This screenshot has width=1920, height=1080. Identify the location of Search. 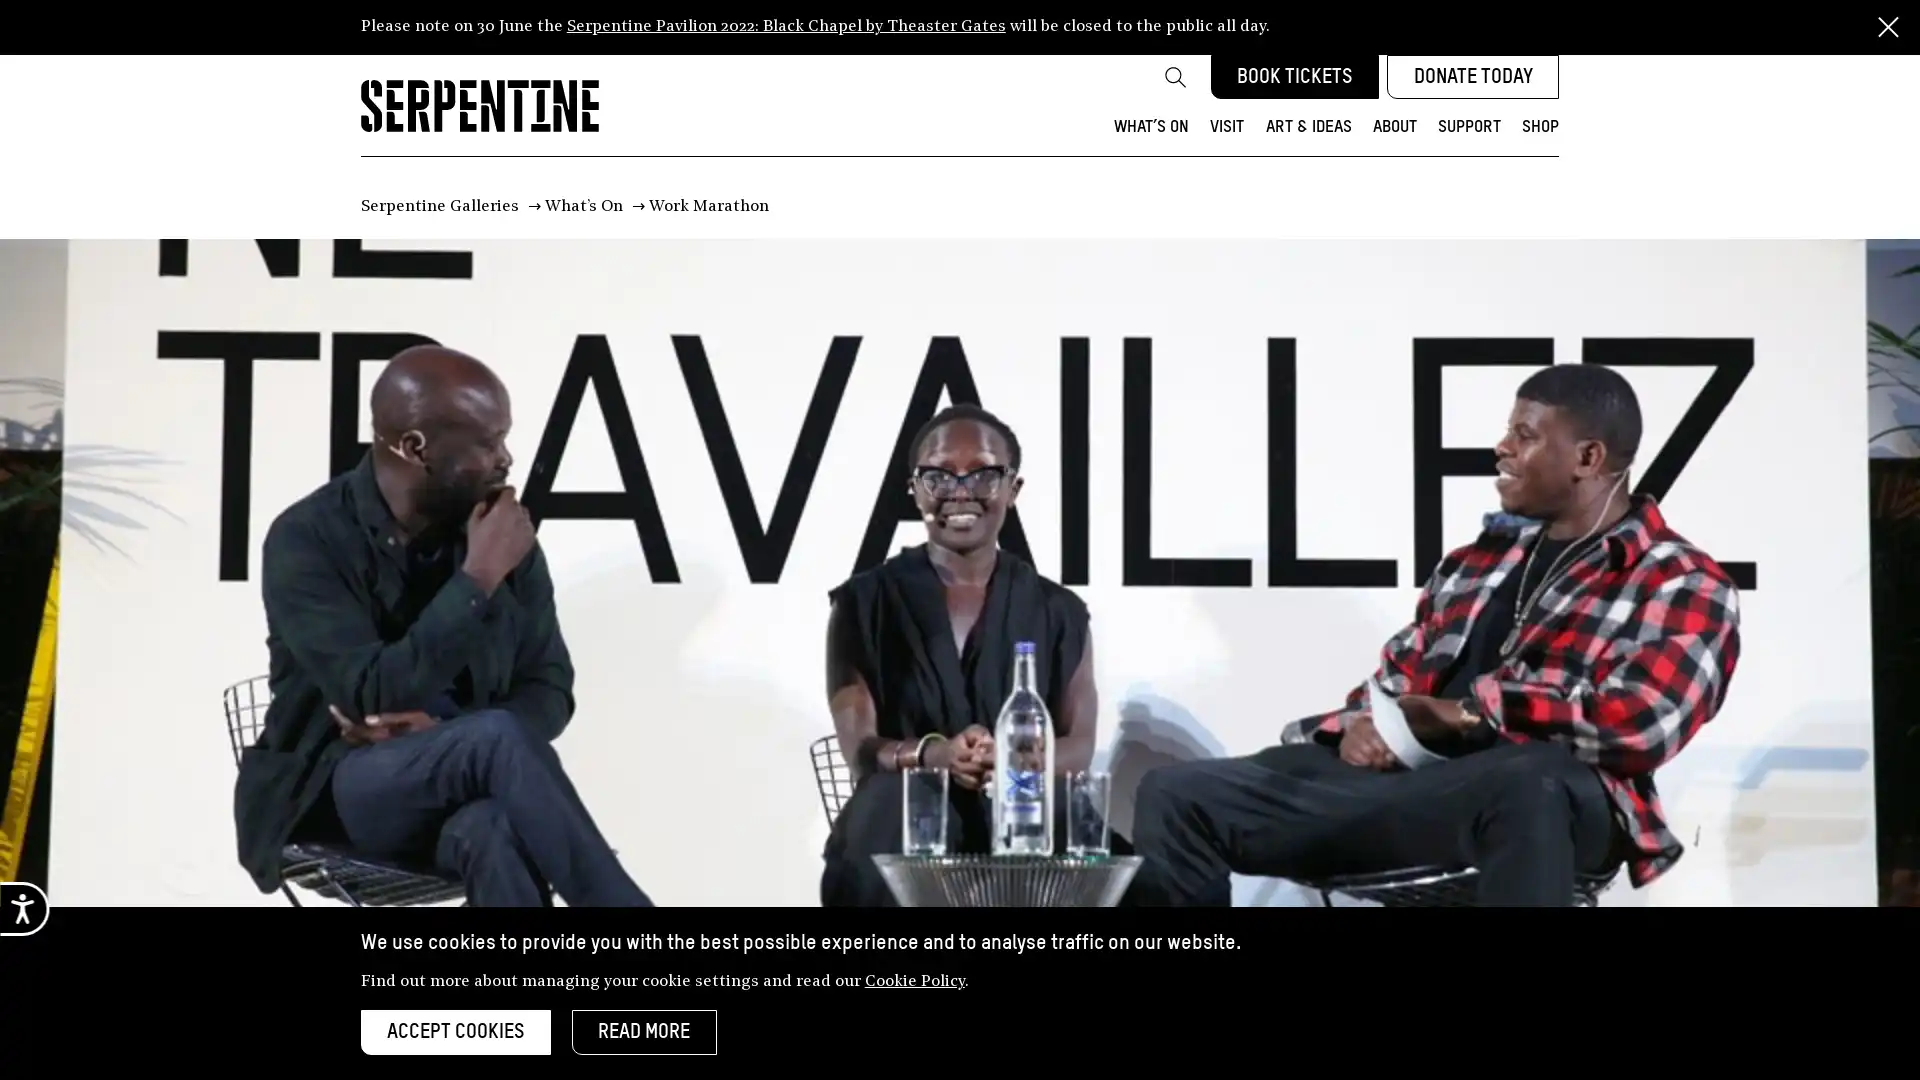
(1174, 75).